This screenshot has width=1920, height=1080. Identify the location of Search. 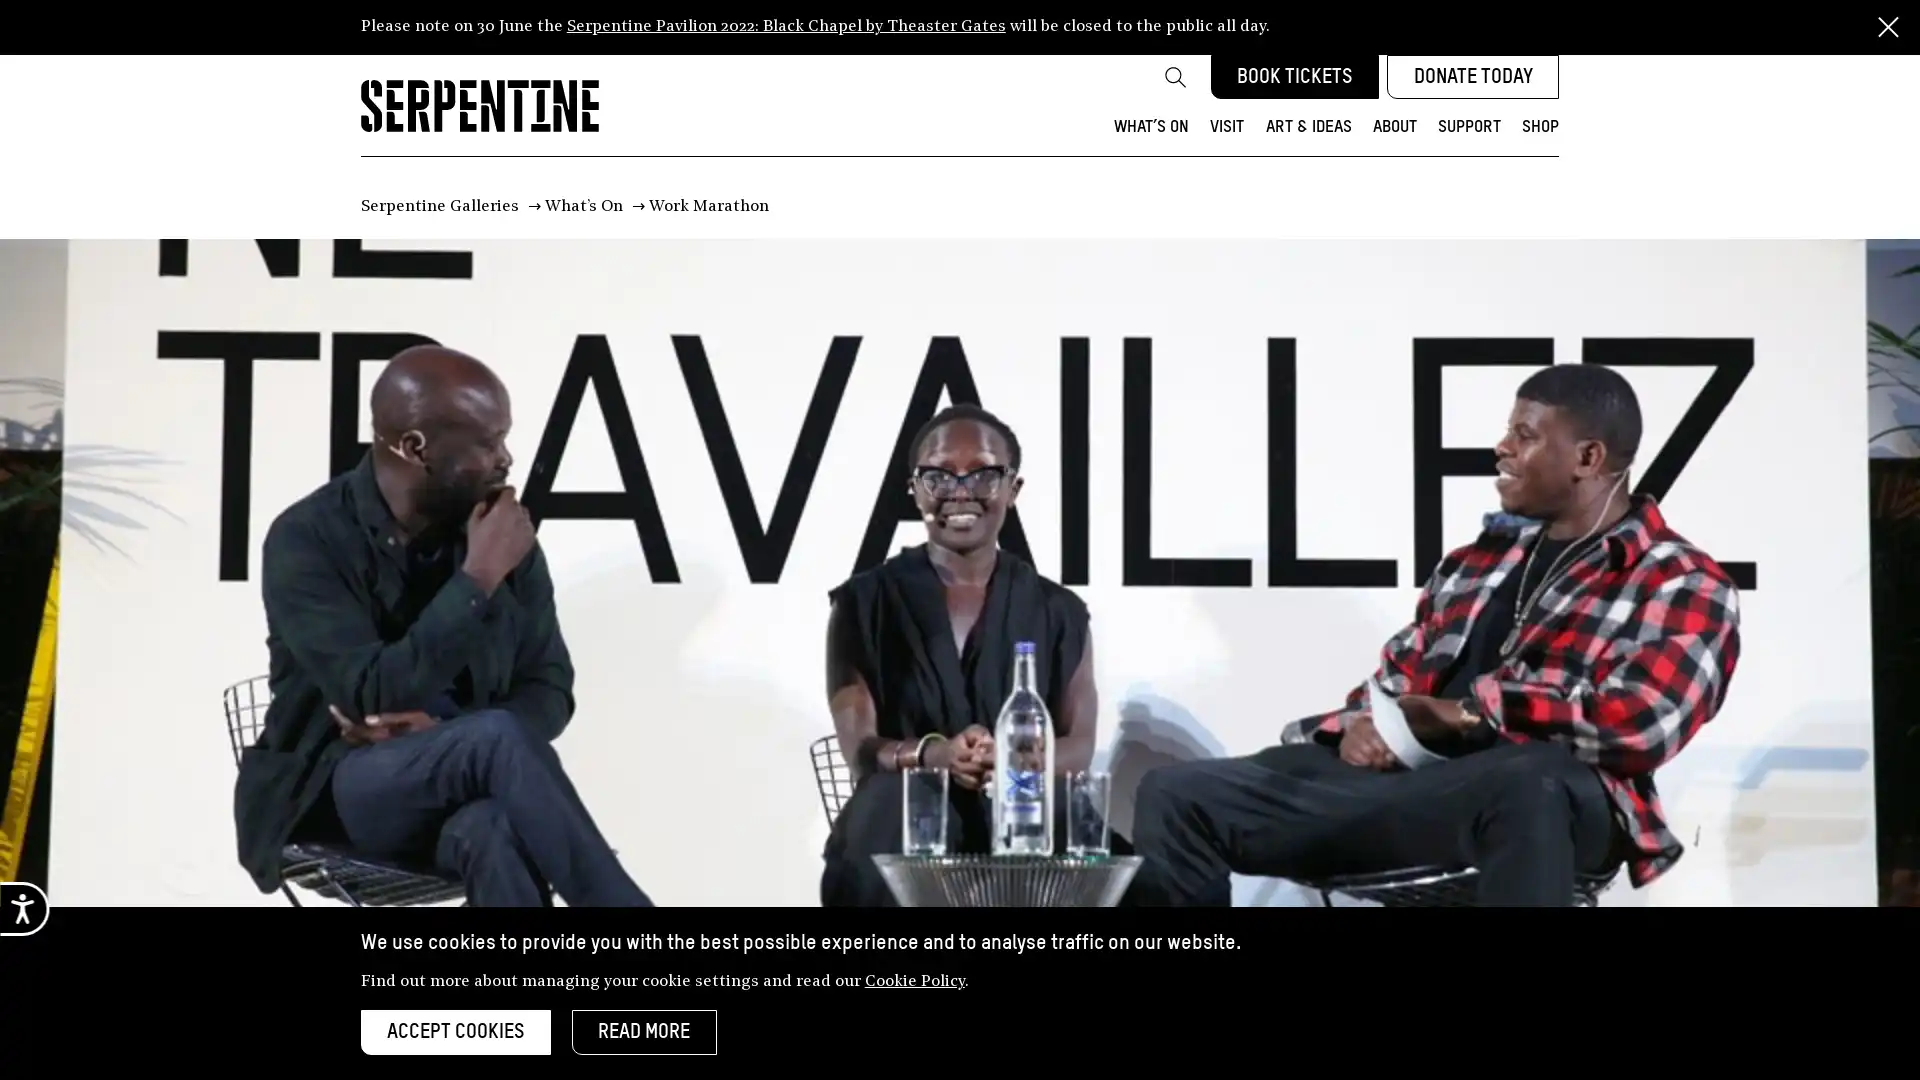
(1174, 75).